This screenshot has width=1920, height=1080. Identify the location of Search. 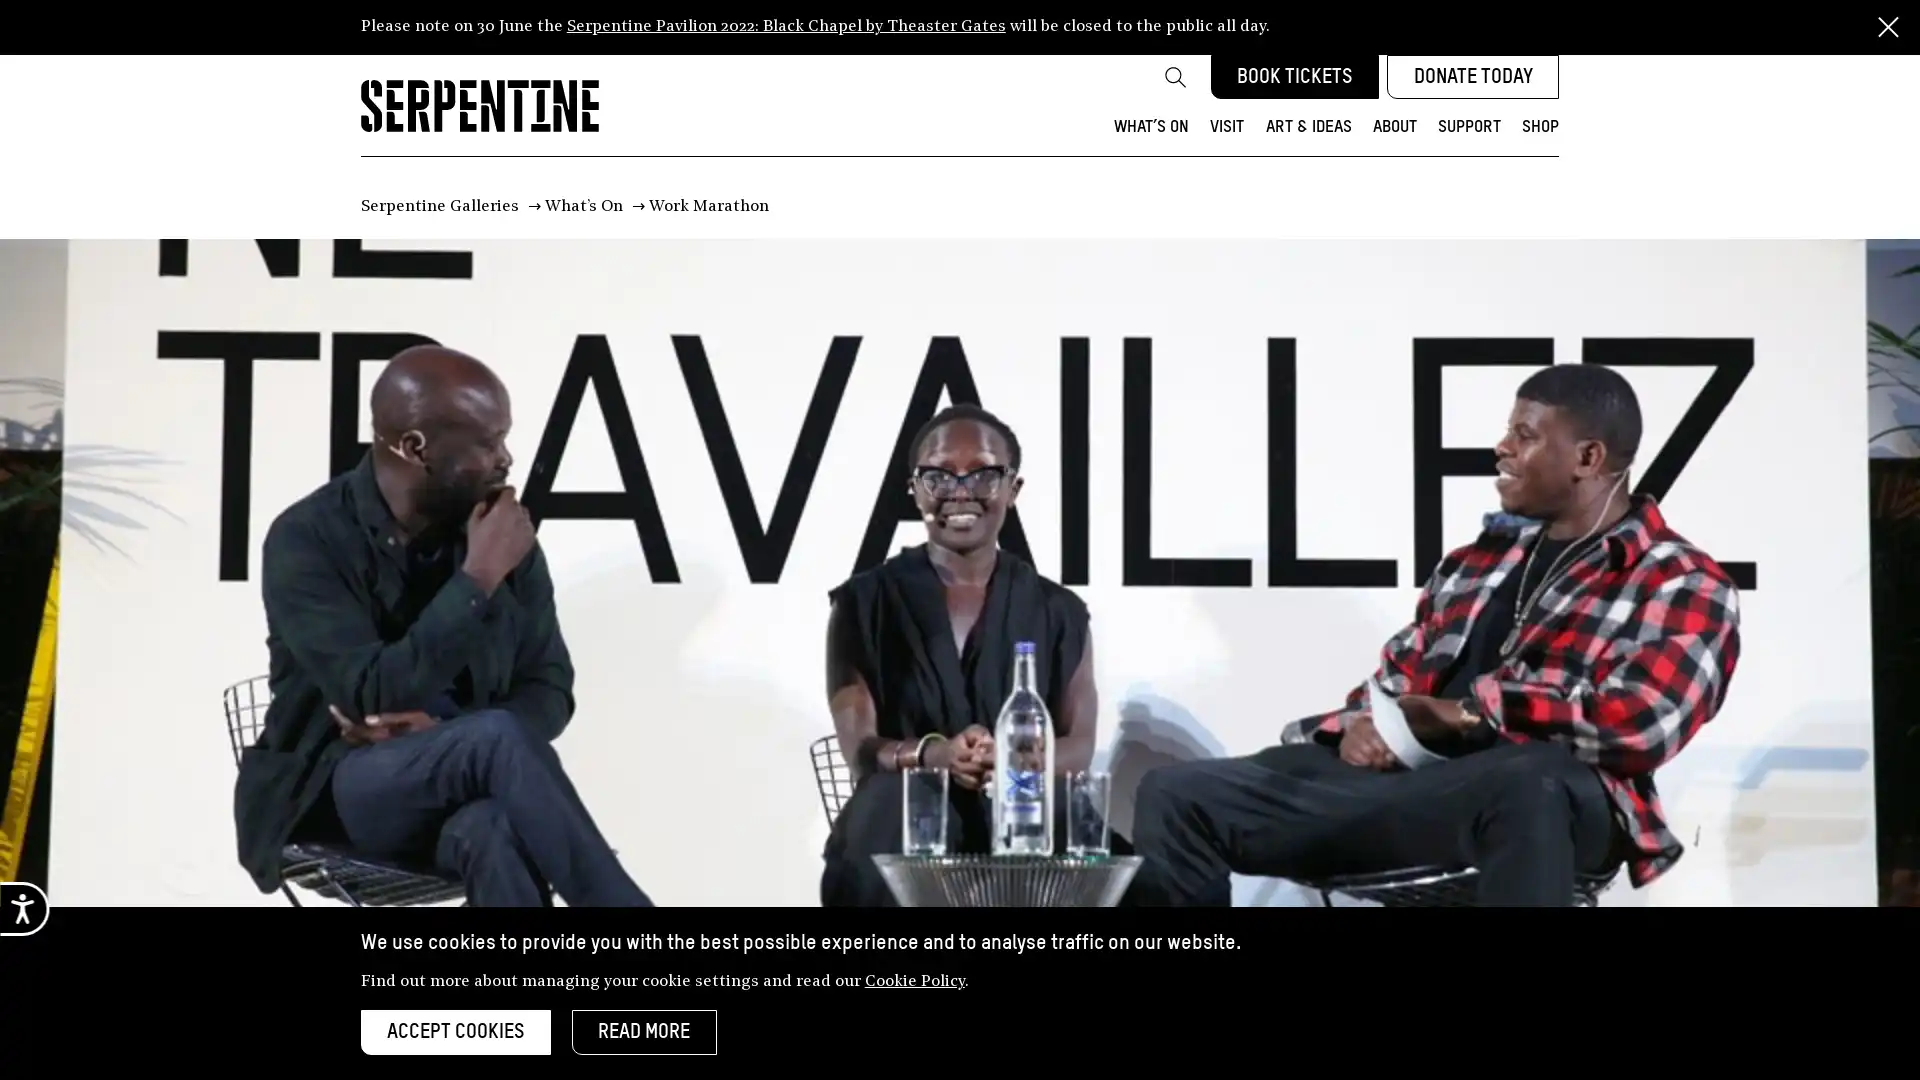
(1174, 75).